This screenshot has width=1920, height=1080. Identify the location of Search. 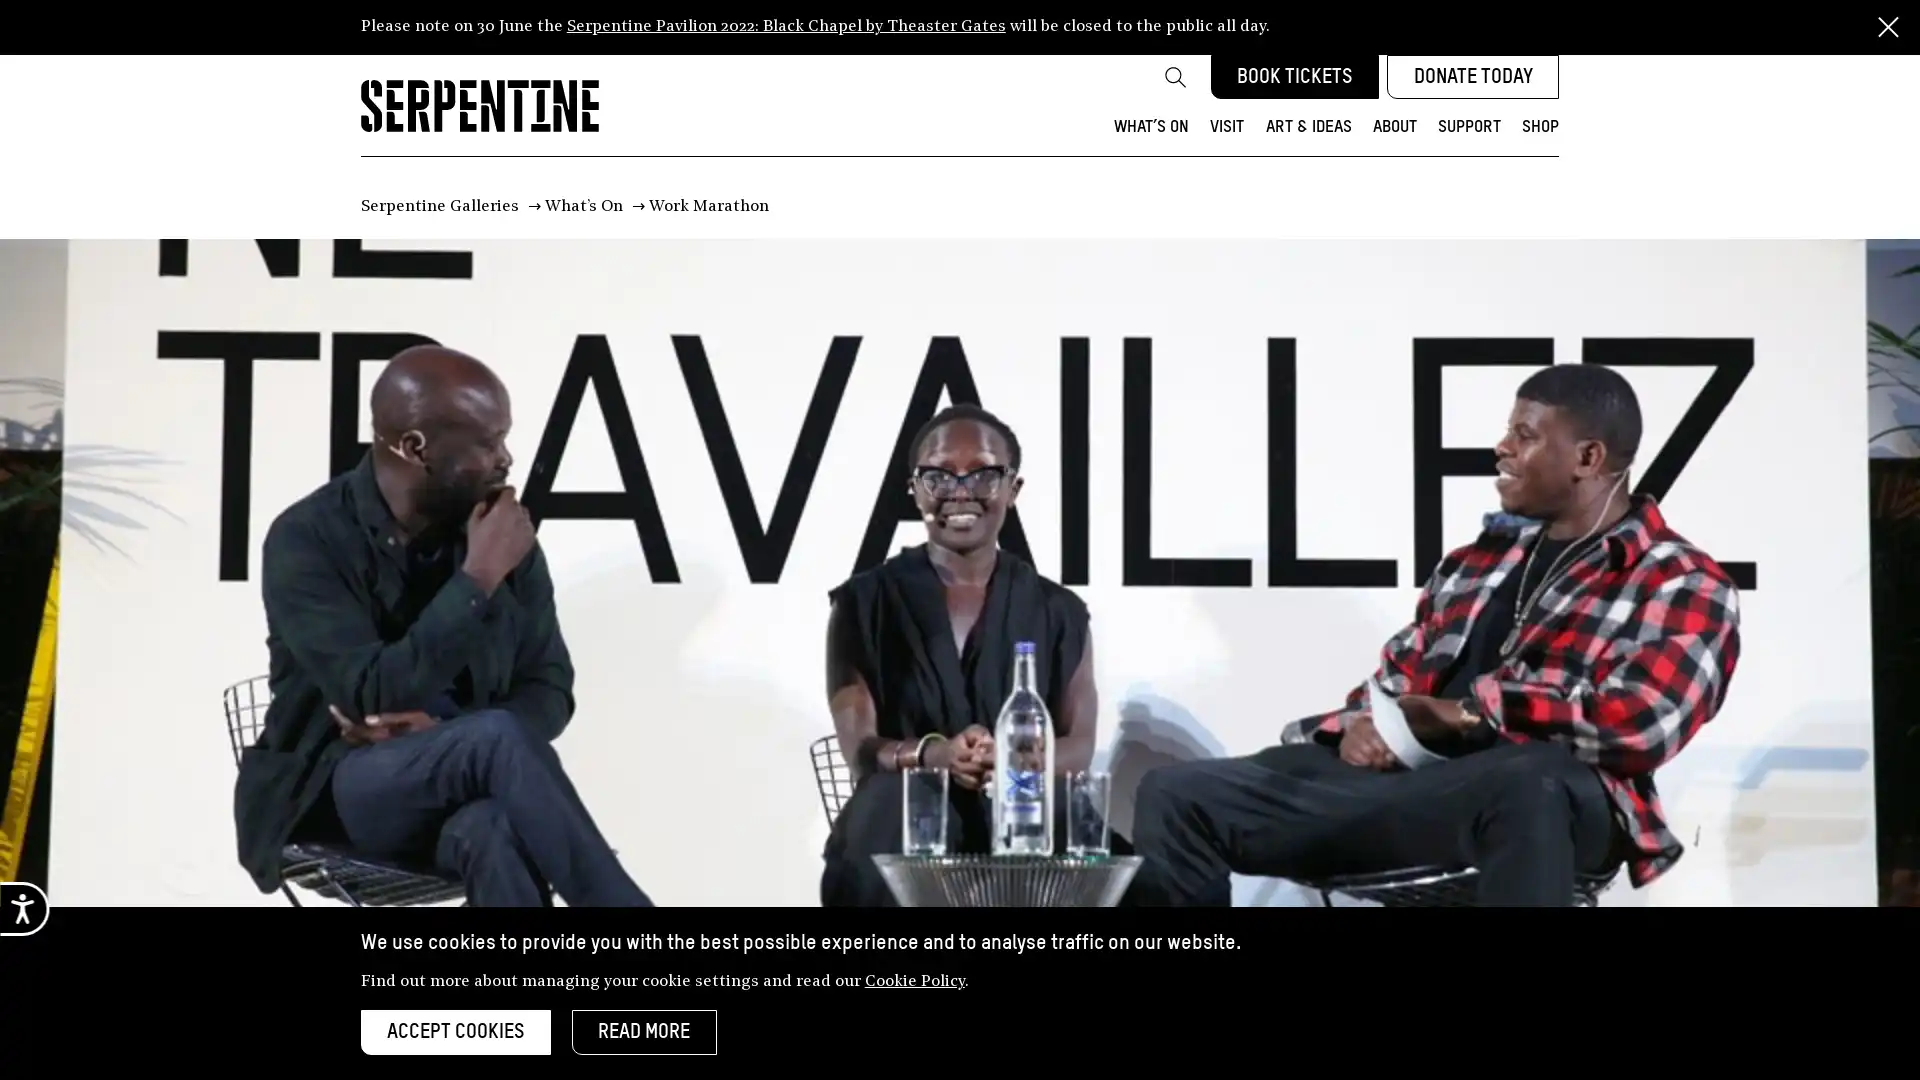
(1174, 75).